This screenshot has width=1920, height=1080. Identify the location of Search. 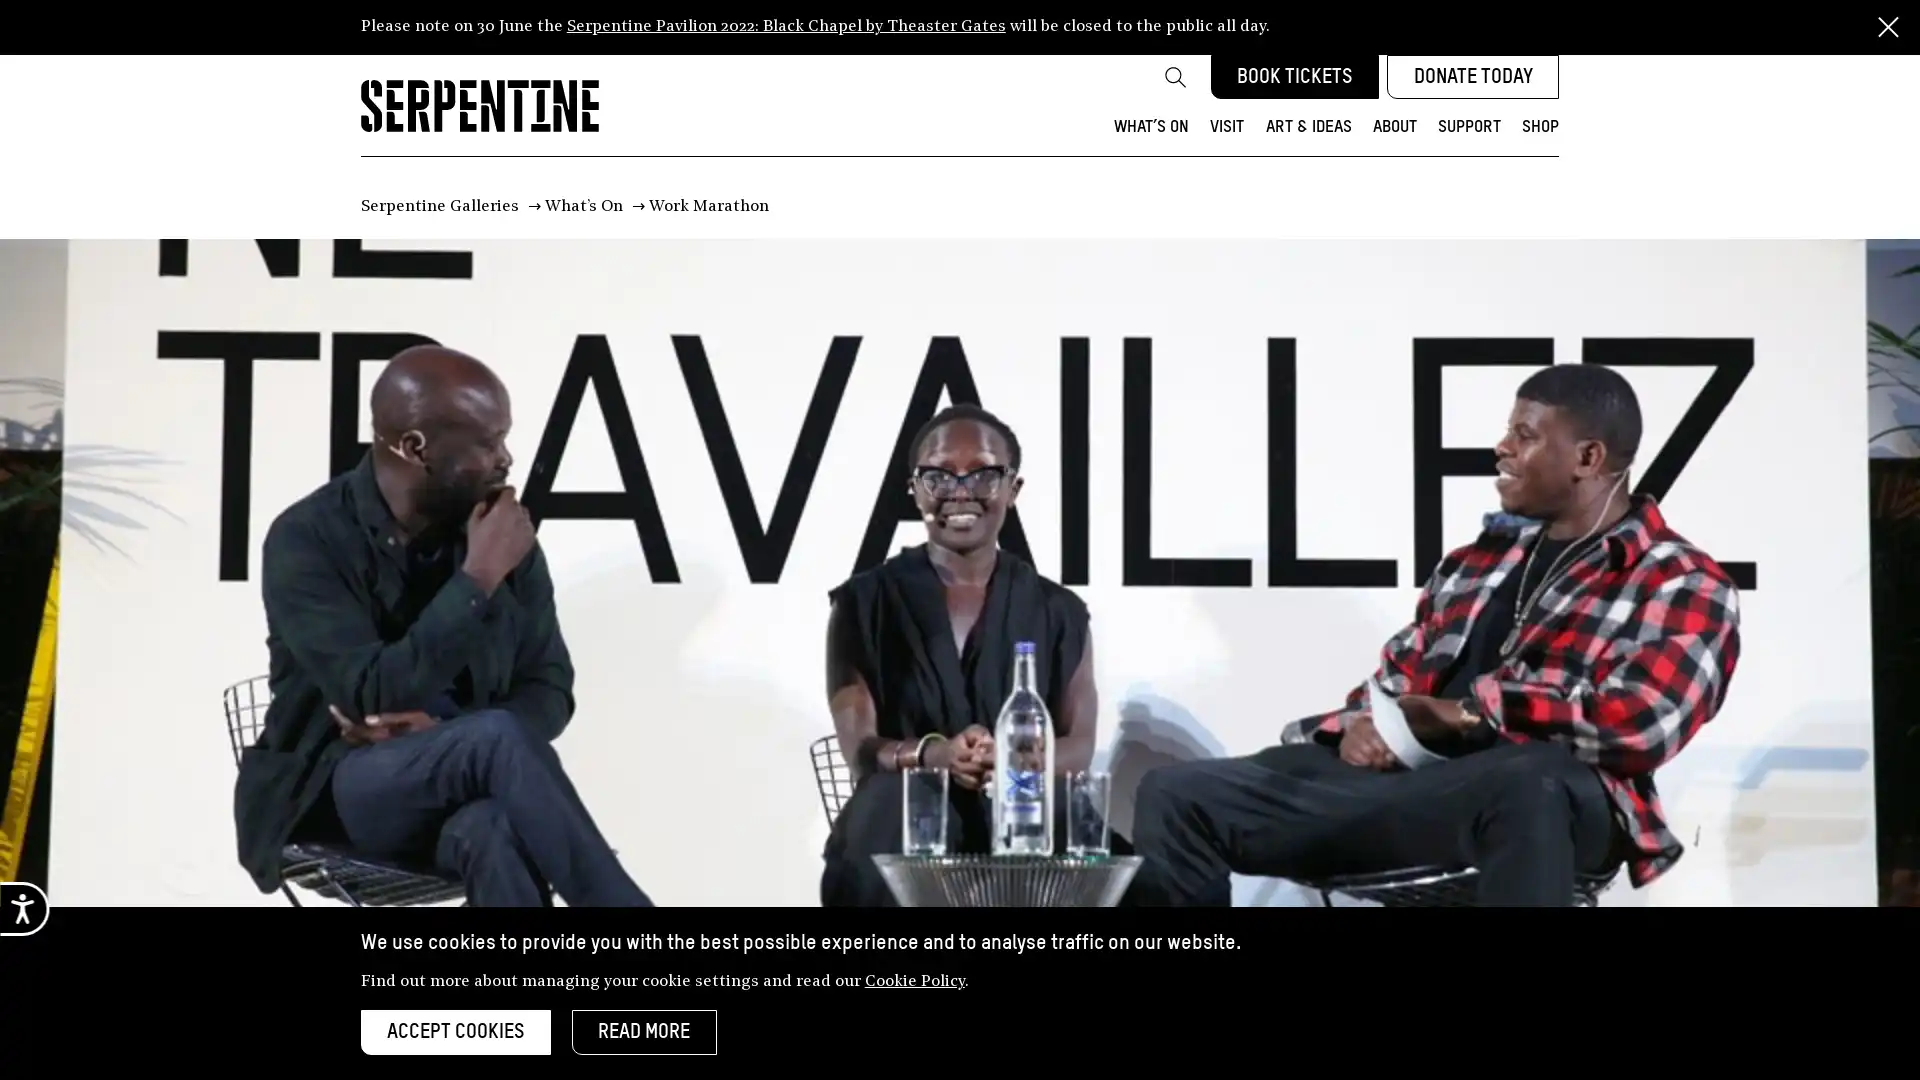
(1174, 75).